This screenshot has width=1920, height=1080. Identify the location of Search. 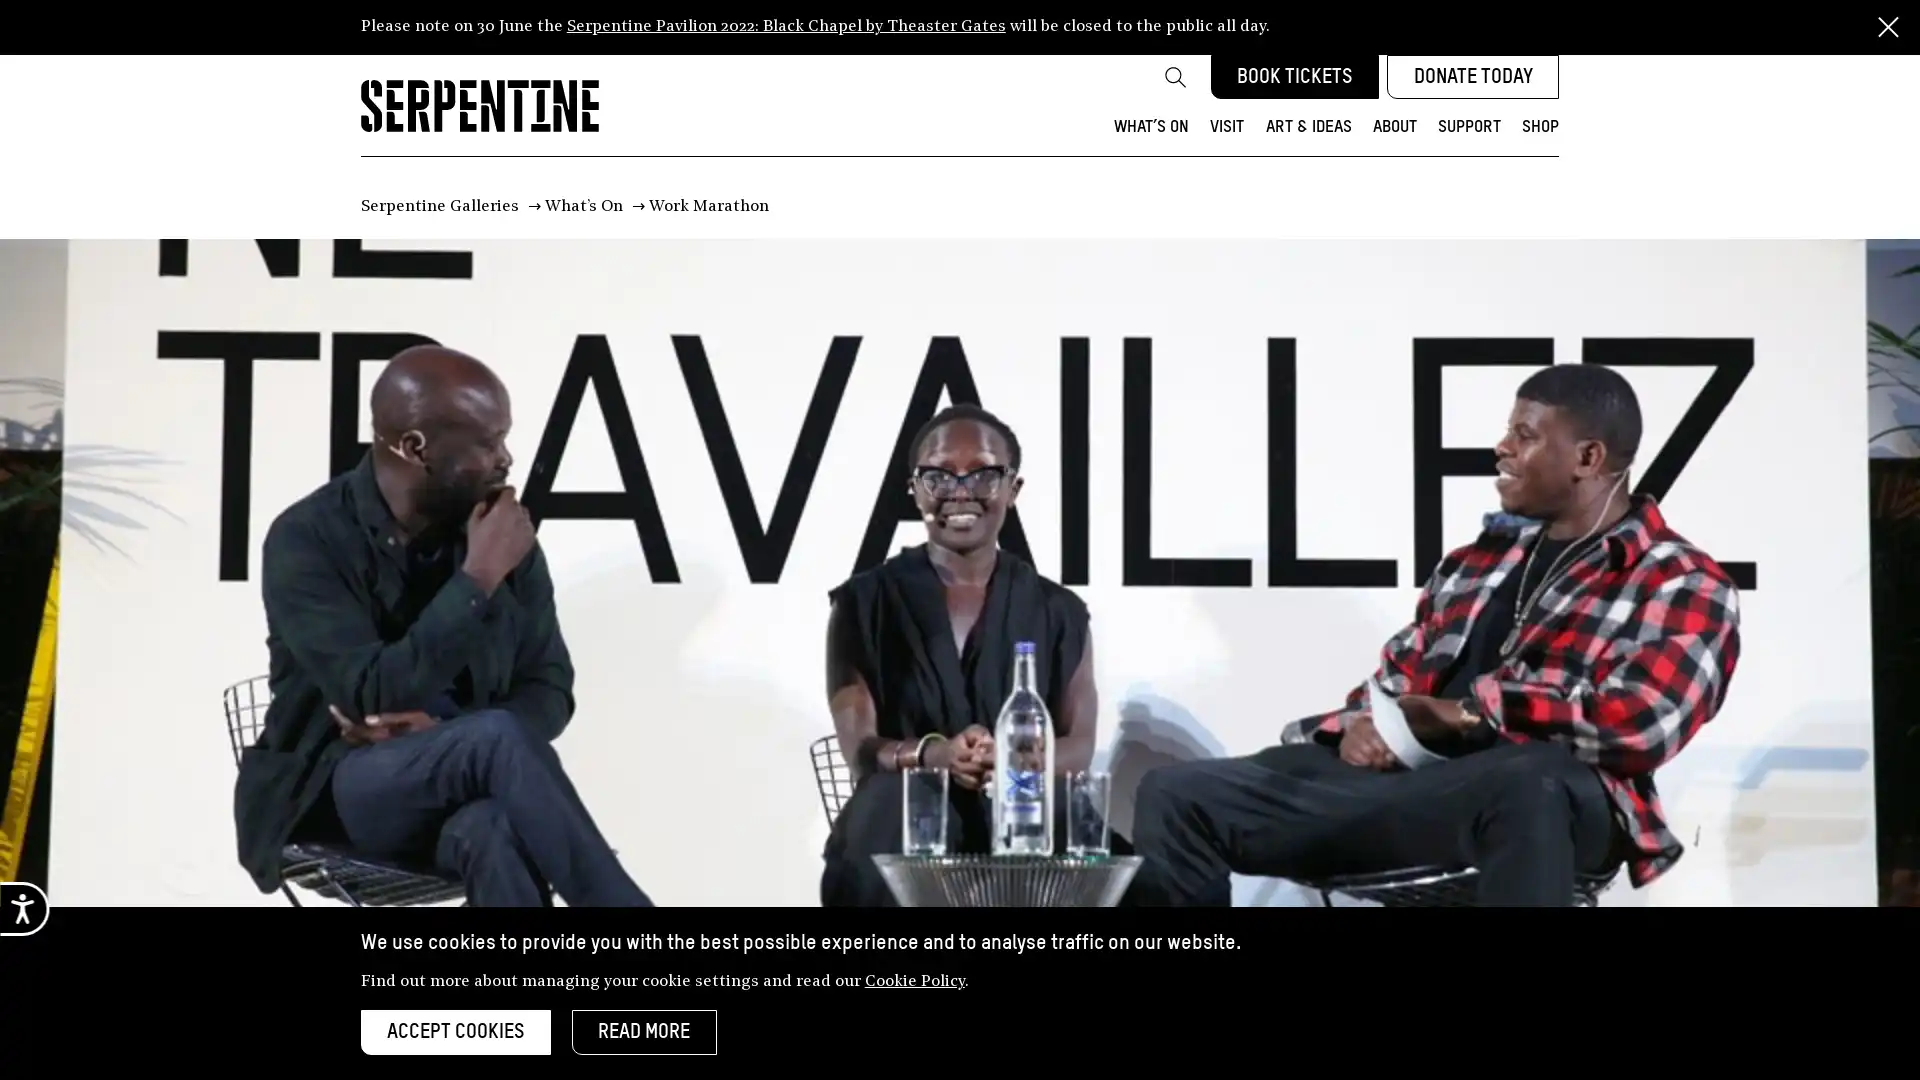
(1174, 75).